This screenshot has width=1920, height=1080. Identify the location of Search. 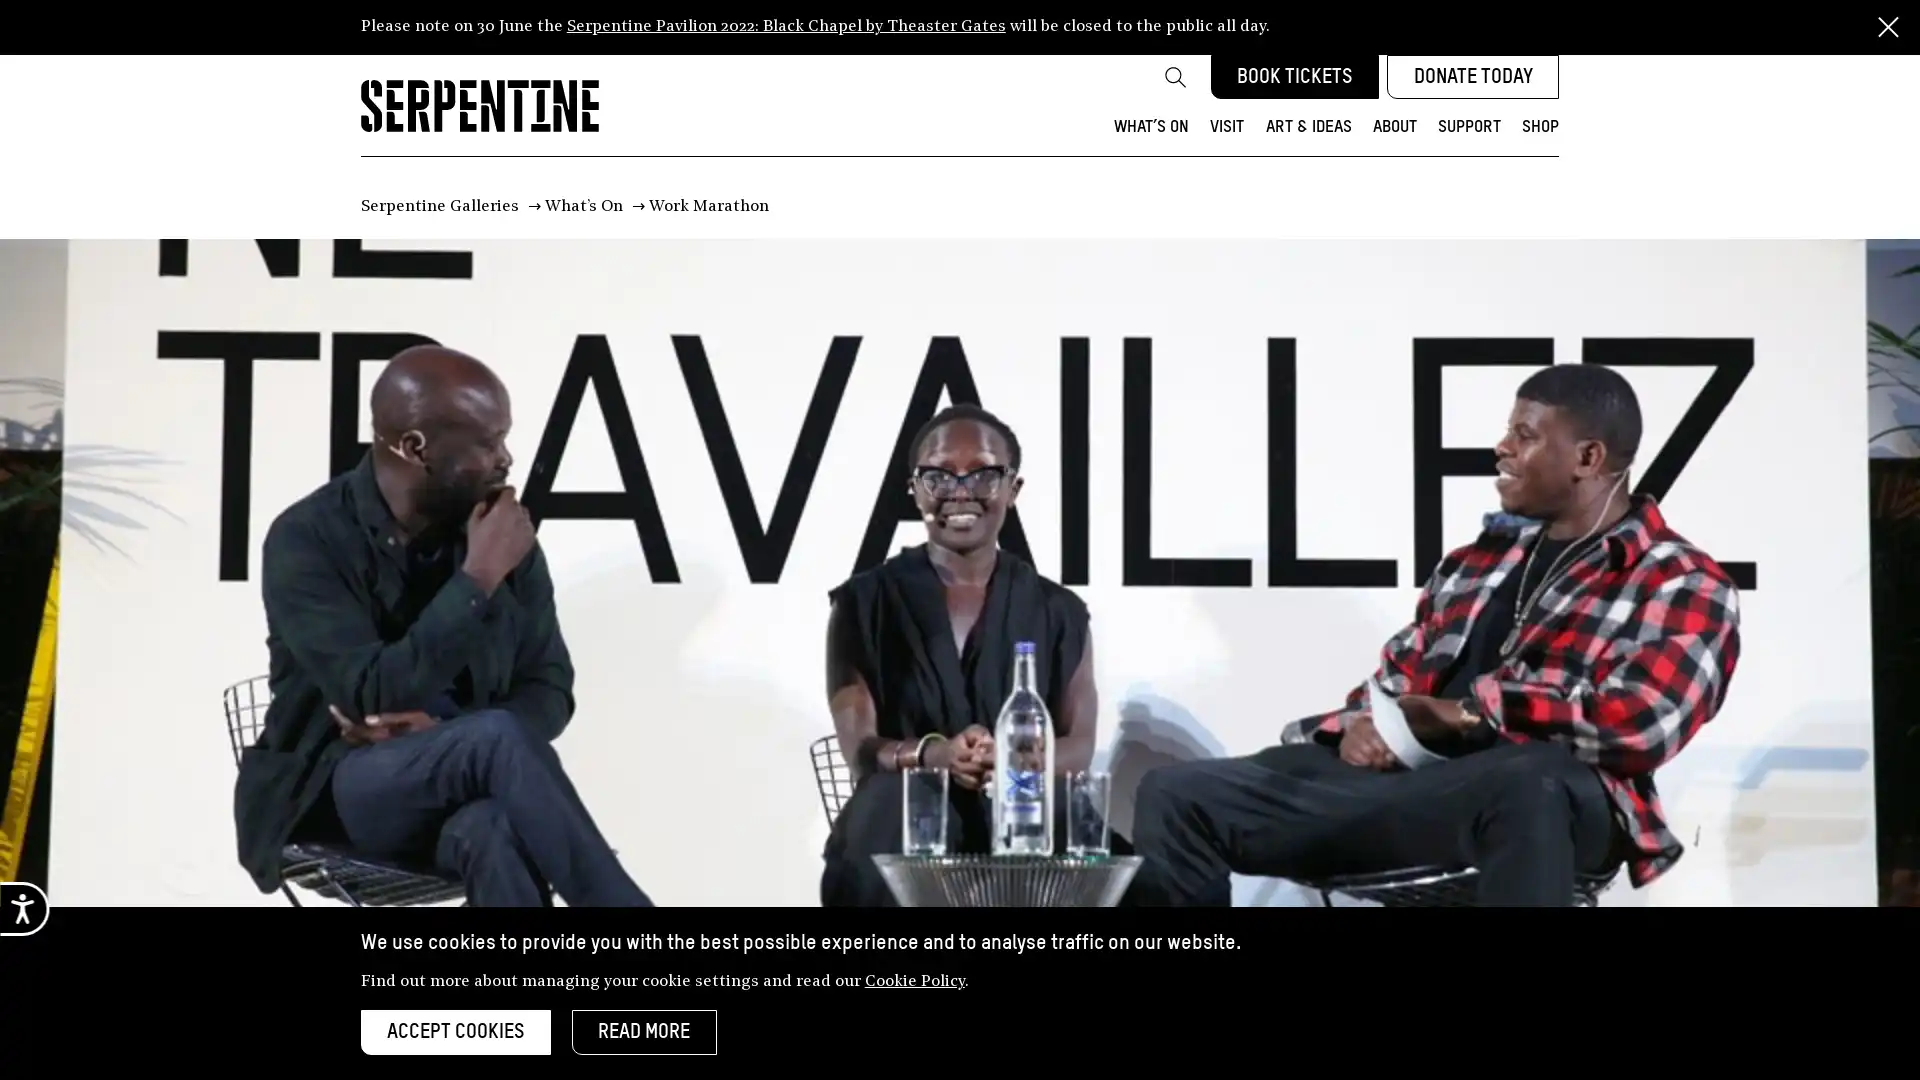
(1174, 75).